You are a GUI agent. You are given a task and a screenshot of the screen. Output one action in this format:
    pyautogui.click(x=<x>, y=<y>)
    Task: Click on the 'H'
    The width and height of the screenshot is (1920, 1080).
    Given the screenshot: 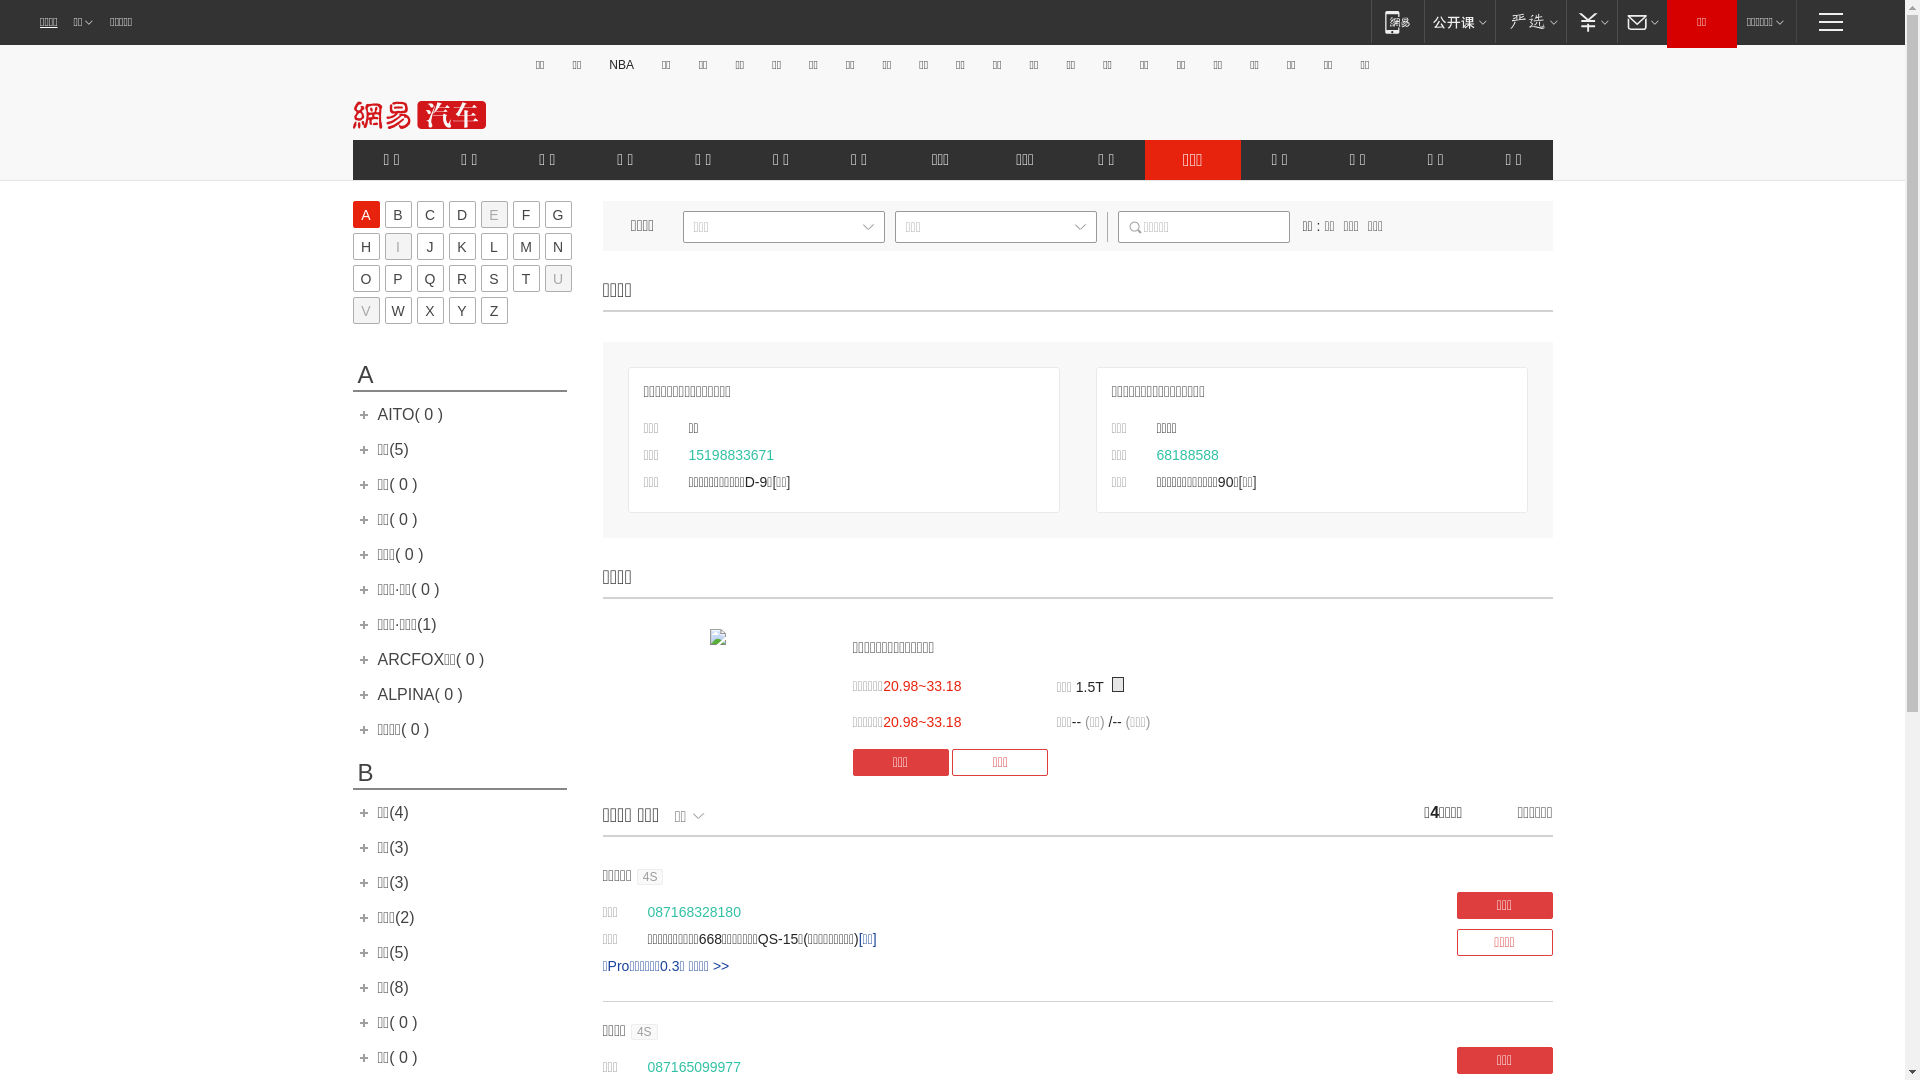 What is the action you would take?
    pyautogui.click(x=365, y=245)
    